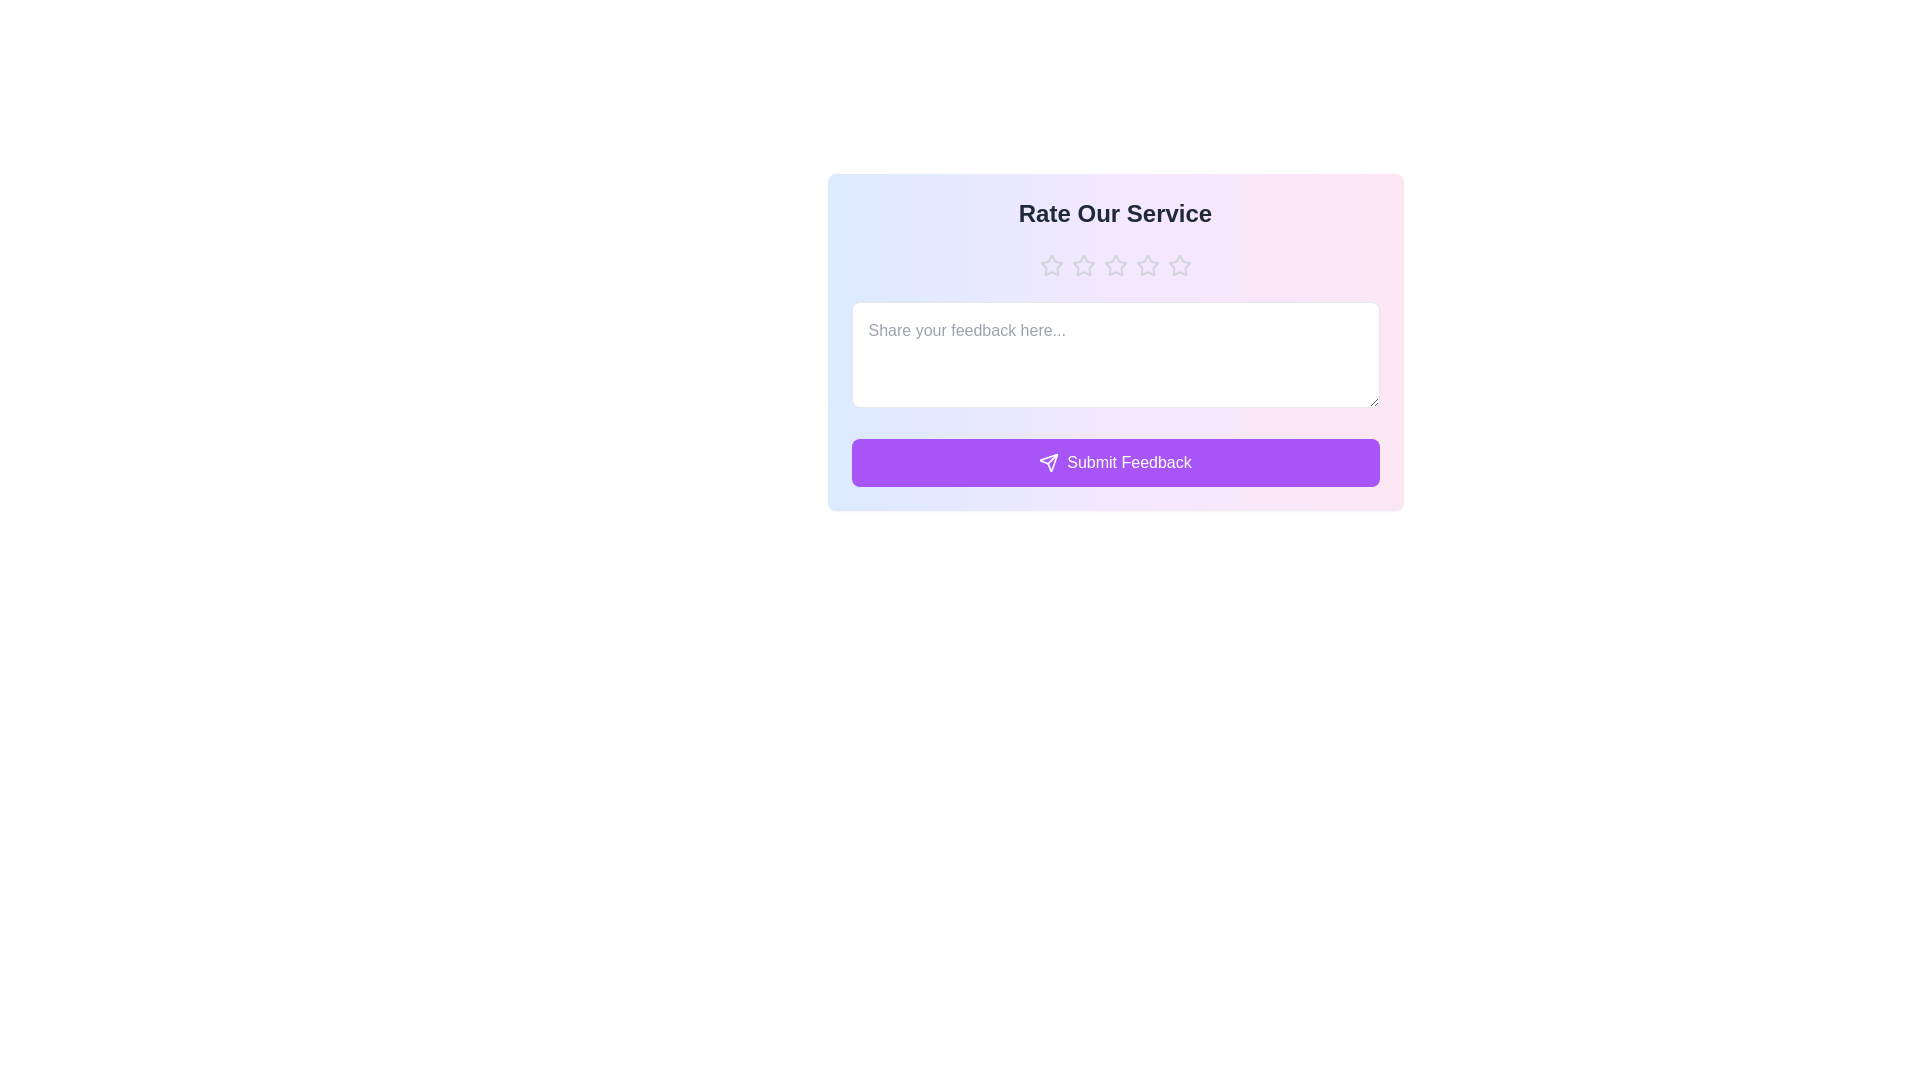 The image size is (1920, 1080). I want to click on the rating to 2 stars by clicking the corresponding star button, so click(1082, 265).